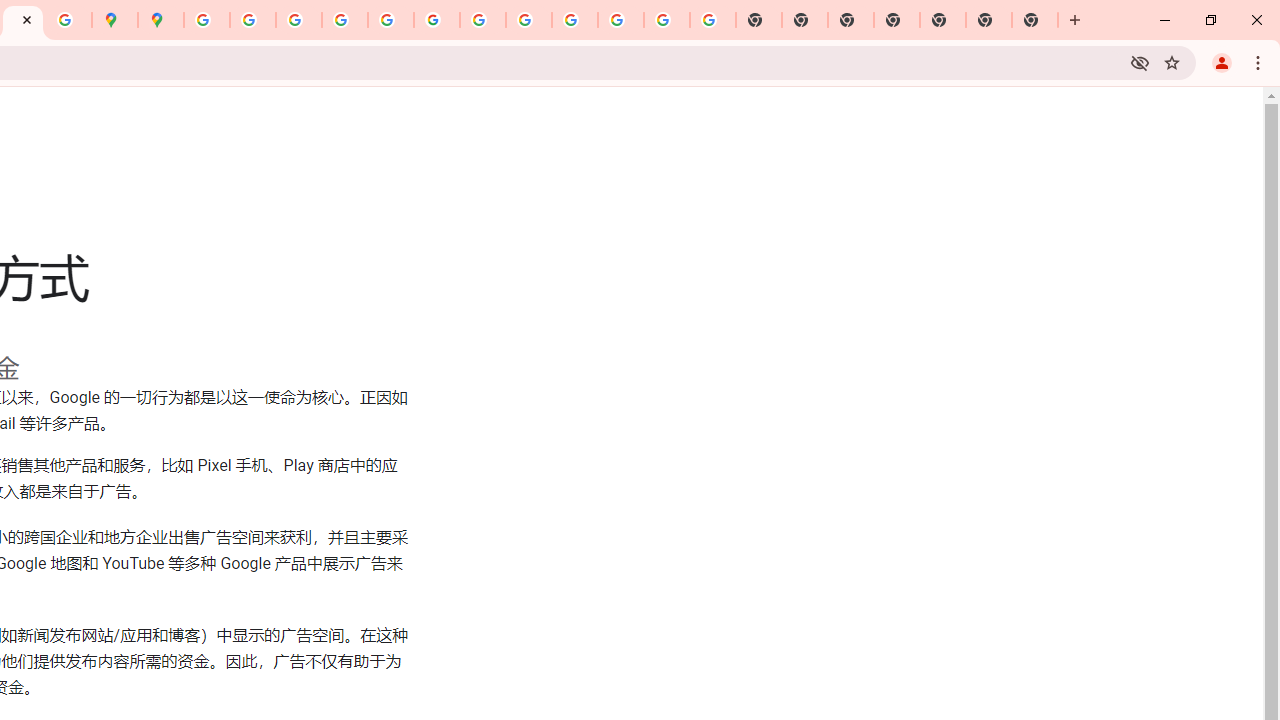 This screenshot has width=1280, height=720. What do you see at coordinates (207, 20) in the screenshot?
I see `'Sign in - Google Accounts'` at bounding box center [207, 20].